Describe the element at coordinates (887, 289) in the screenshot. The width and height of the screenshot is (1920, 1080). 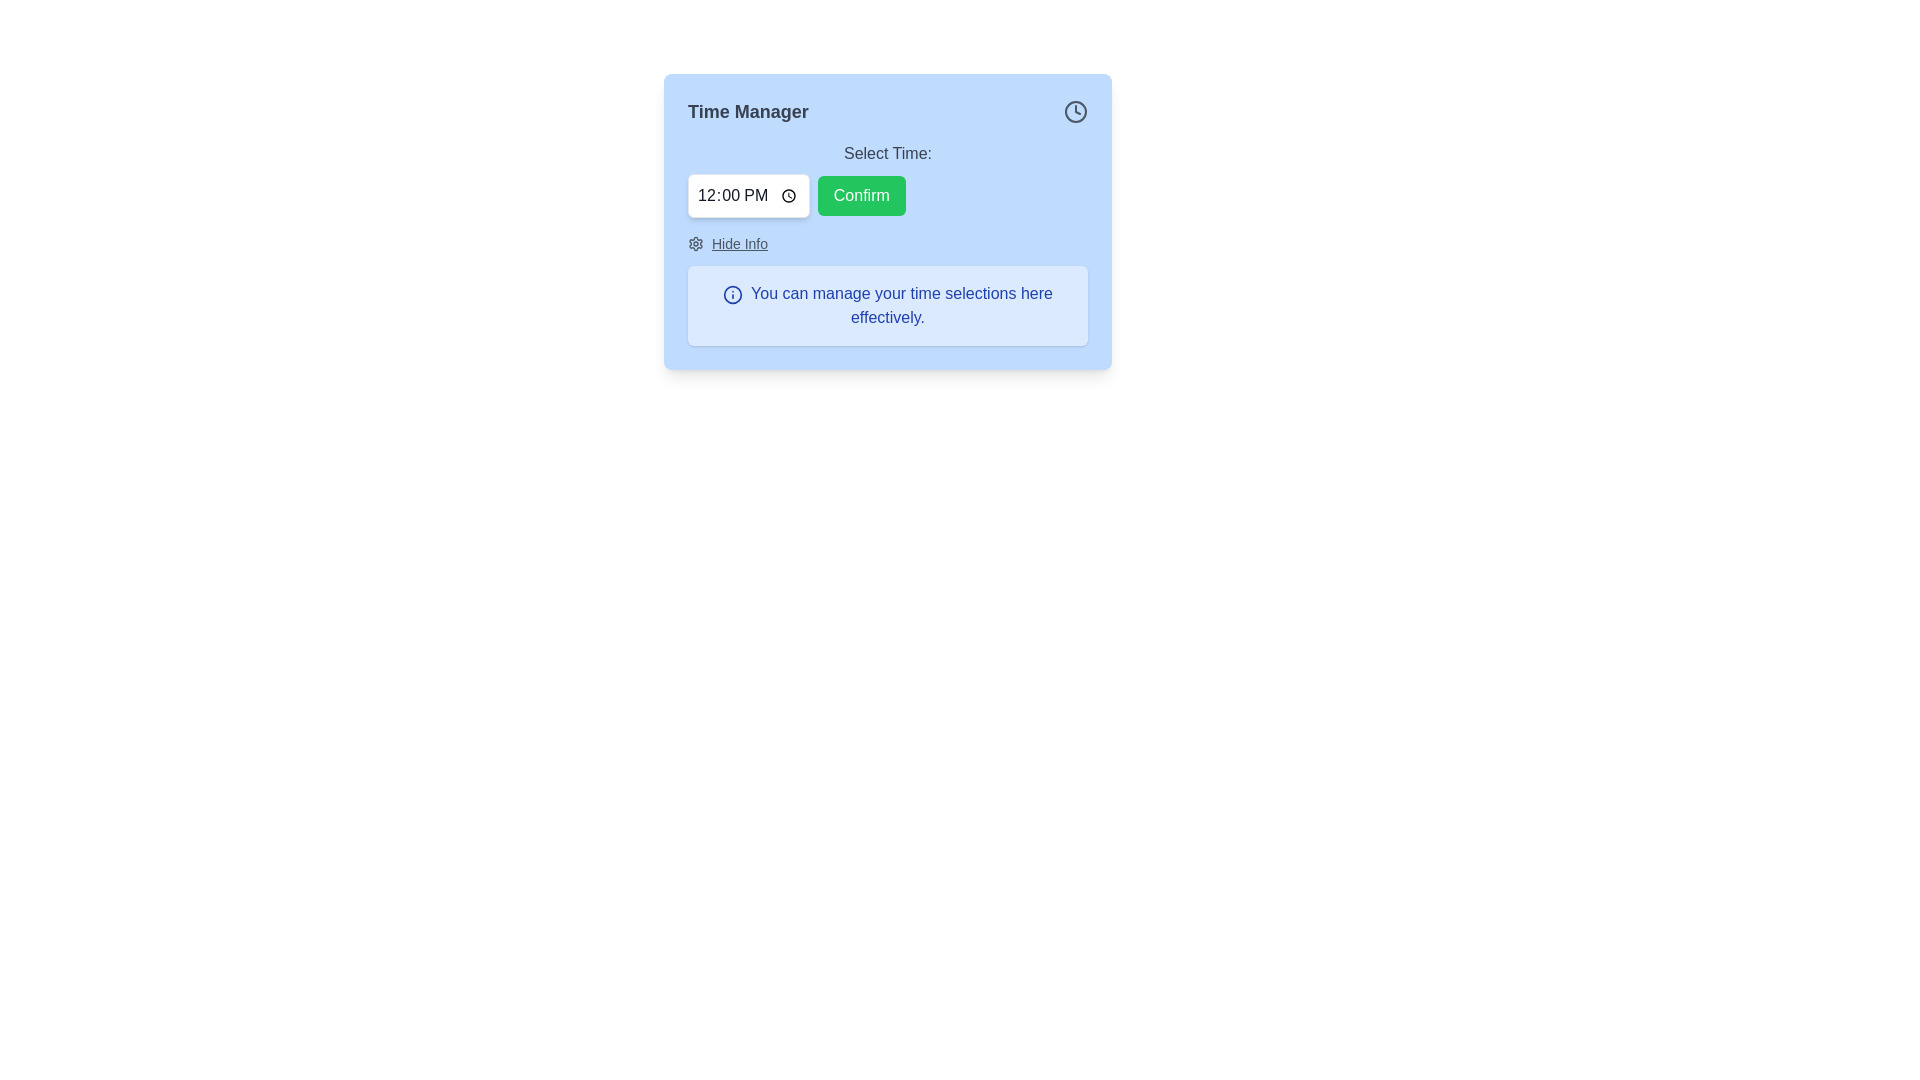
I see `the informational text box located below the 'Hide Info' section within the 'Time Manager' card, which provides guidance on managing time selections` at that location.